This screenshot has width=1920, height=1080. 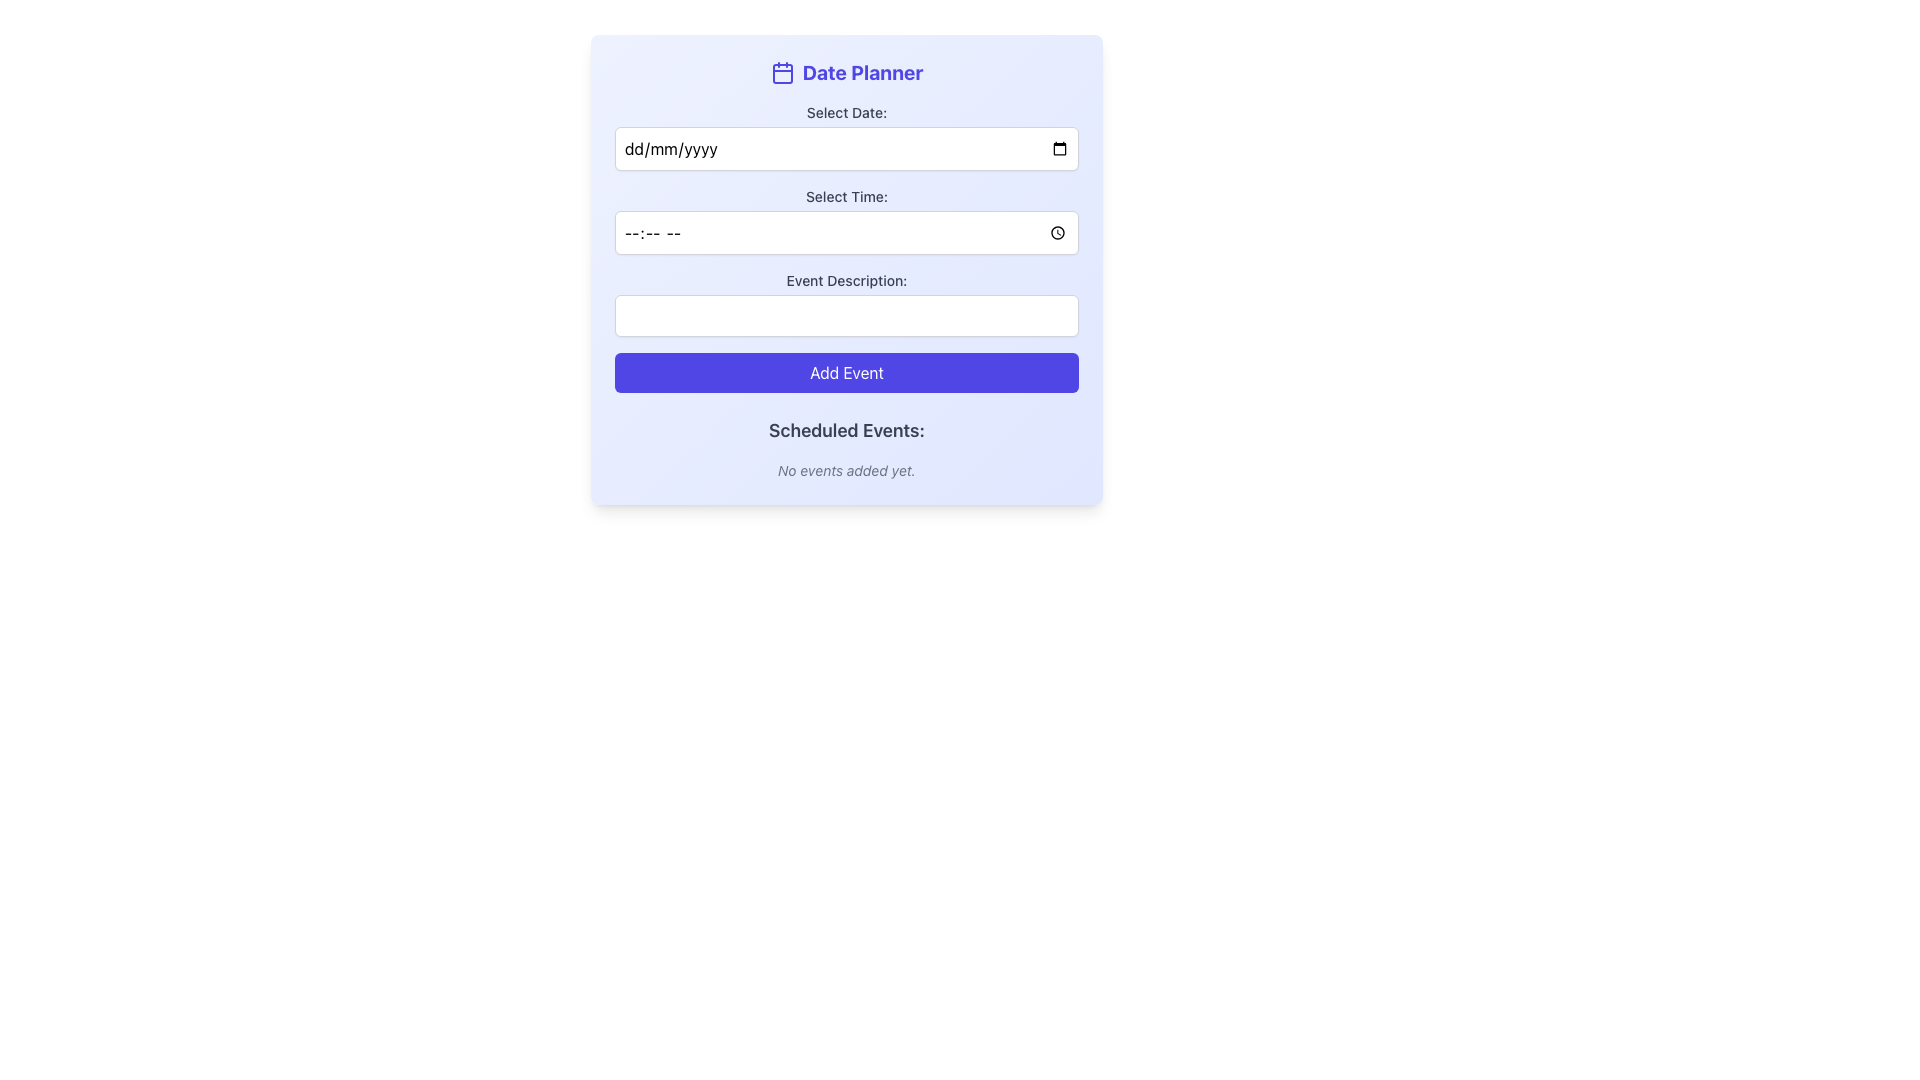 I want to click on a date from the calendar picker by clicking on the Date Input Field located below the label 'Select Date:' in the top section of the UI, so click(x=846, y=148).